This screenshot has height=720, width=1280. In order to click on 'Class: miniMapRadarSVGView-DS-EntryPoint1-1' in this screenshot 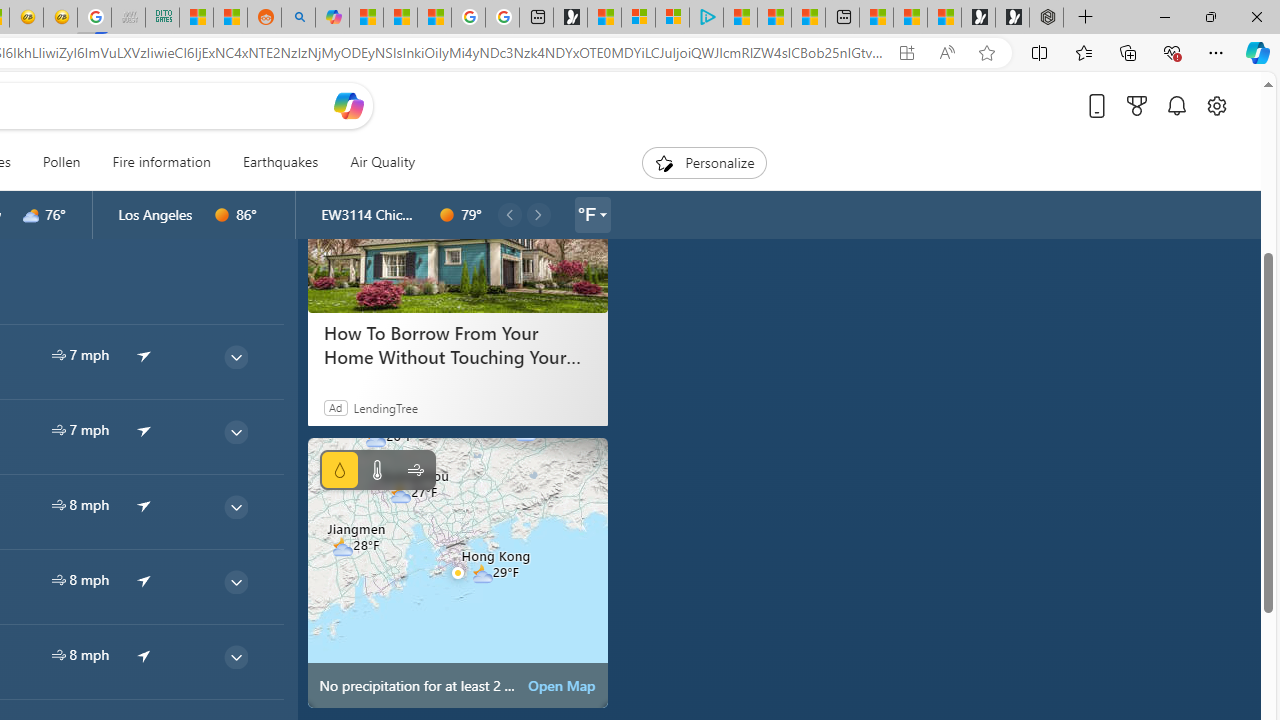, I will do `click(456, 572)`.